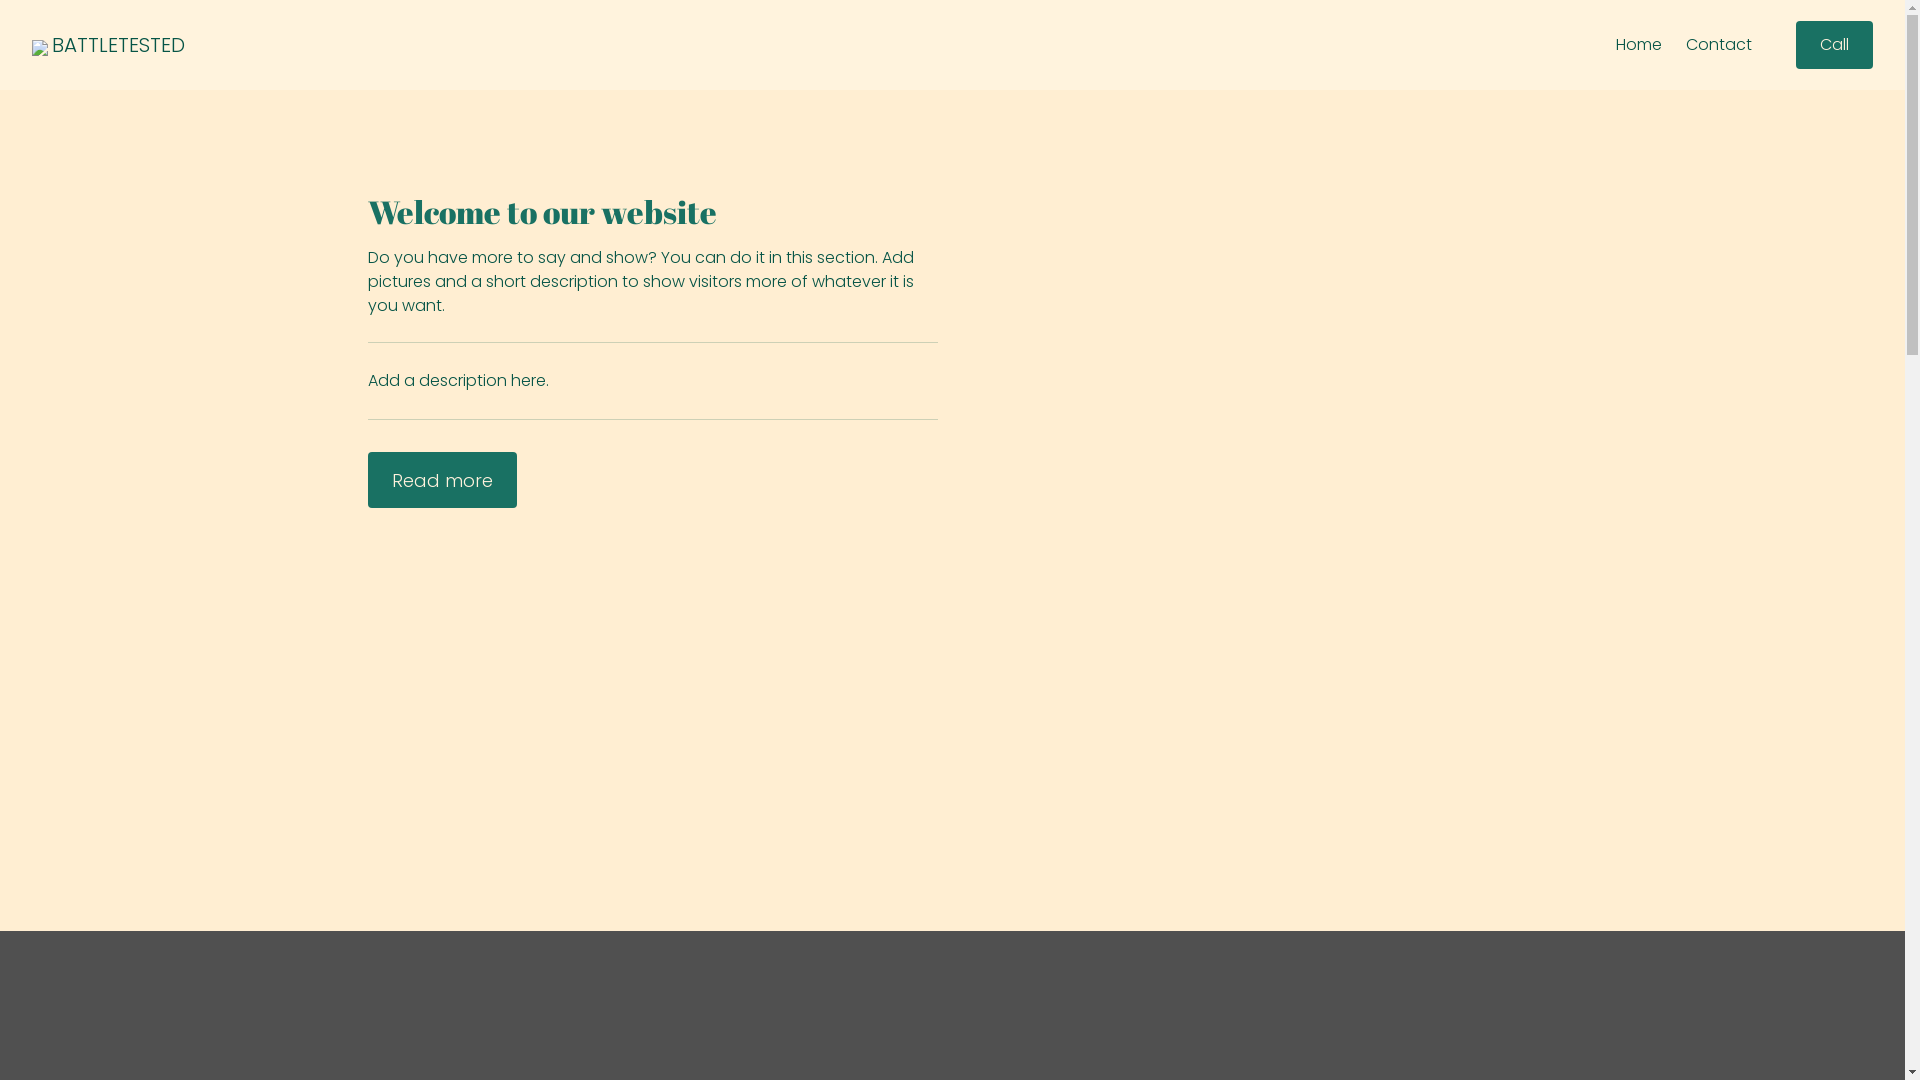 The width and height of the screenshot is (1920, 1080). Describe the element at coordinates (368, 479) in the screenshot. I see `'Read more'` at that location.